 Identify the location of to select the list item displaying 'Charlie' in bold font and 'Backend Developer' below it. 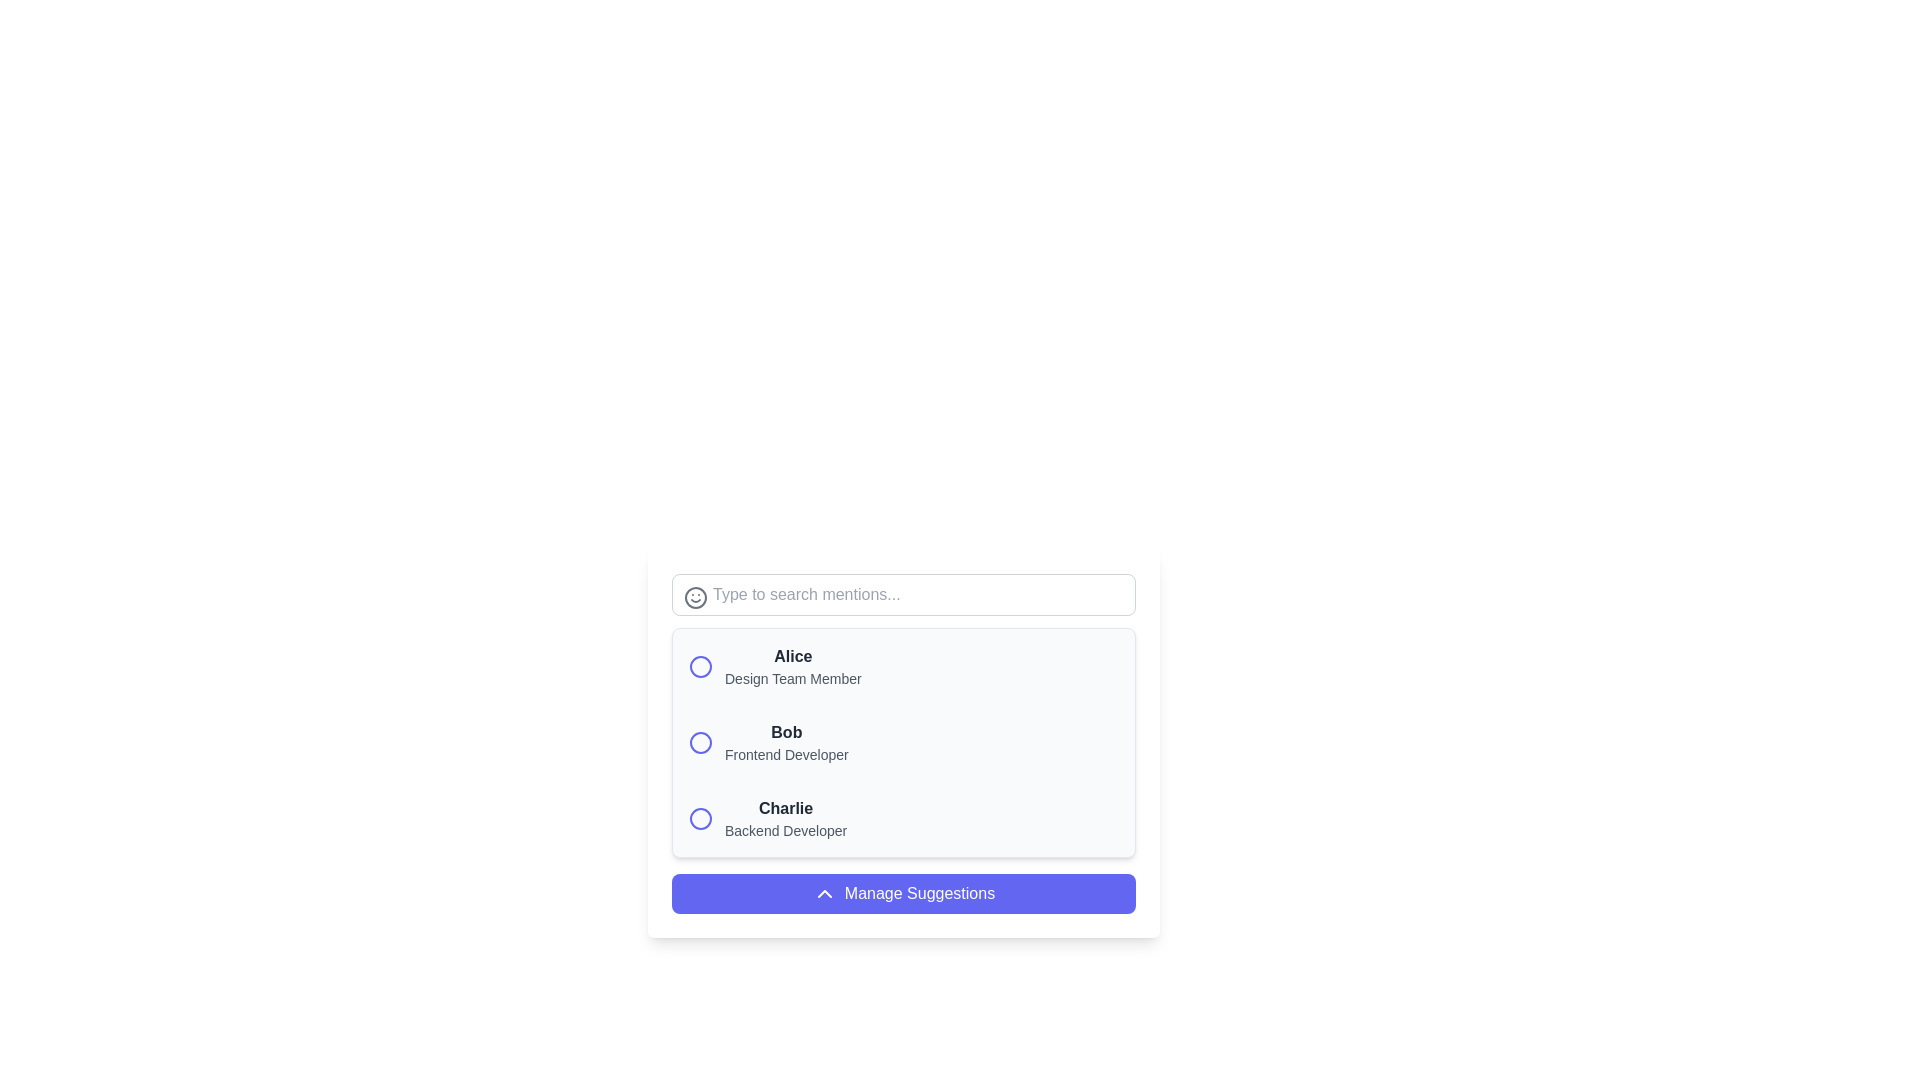
(902, 818).